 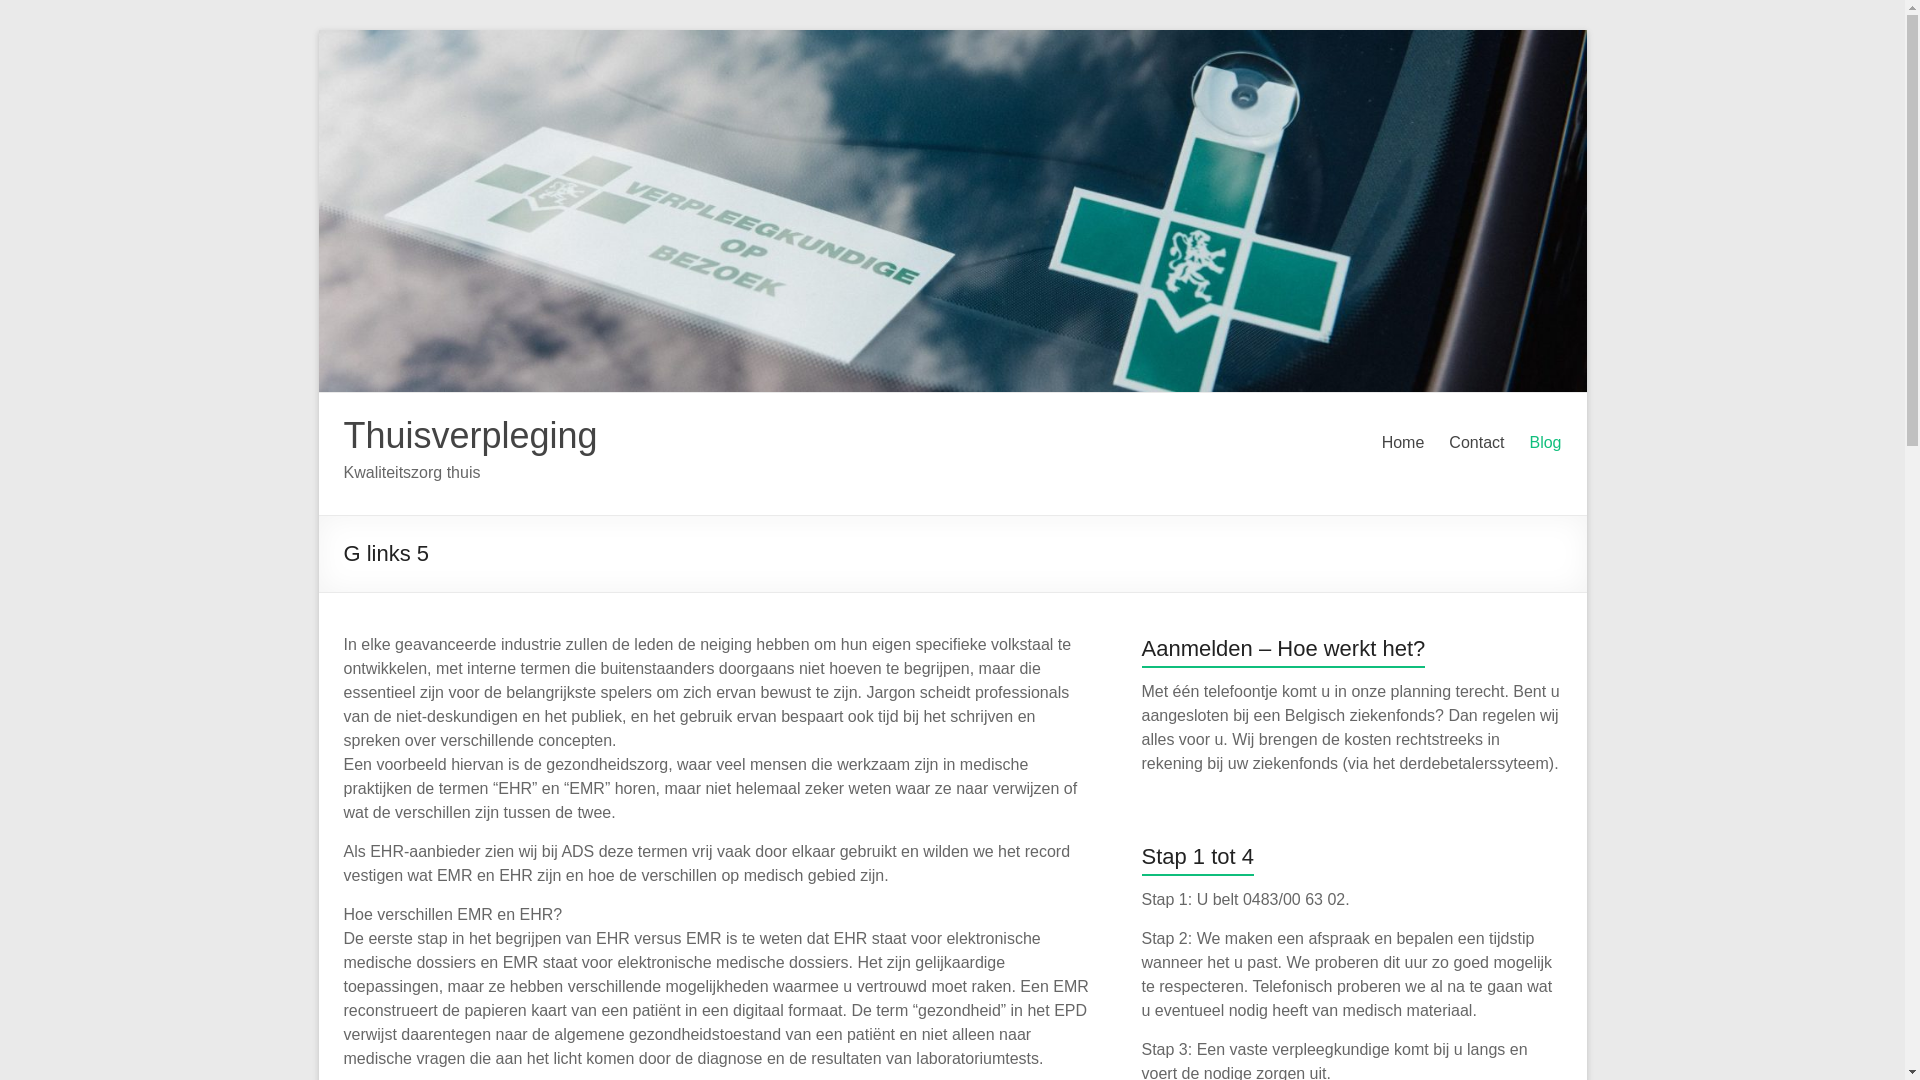 What do you see at coordinates (469, 434) in the screenshot?
I see `'Thuisverpleging'` at bounding box center [469, 434].